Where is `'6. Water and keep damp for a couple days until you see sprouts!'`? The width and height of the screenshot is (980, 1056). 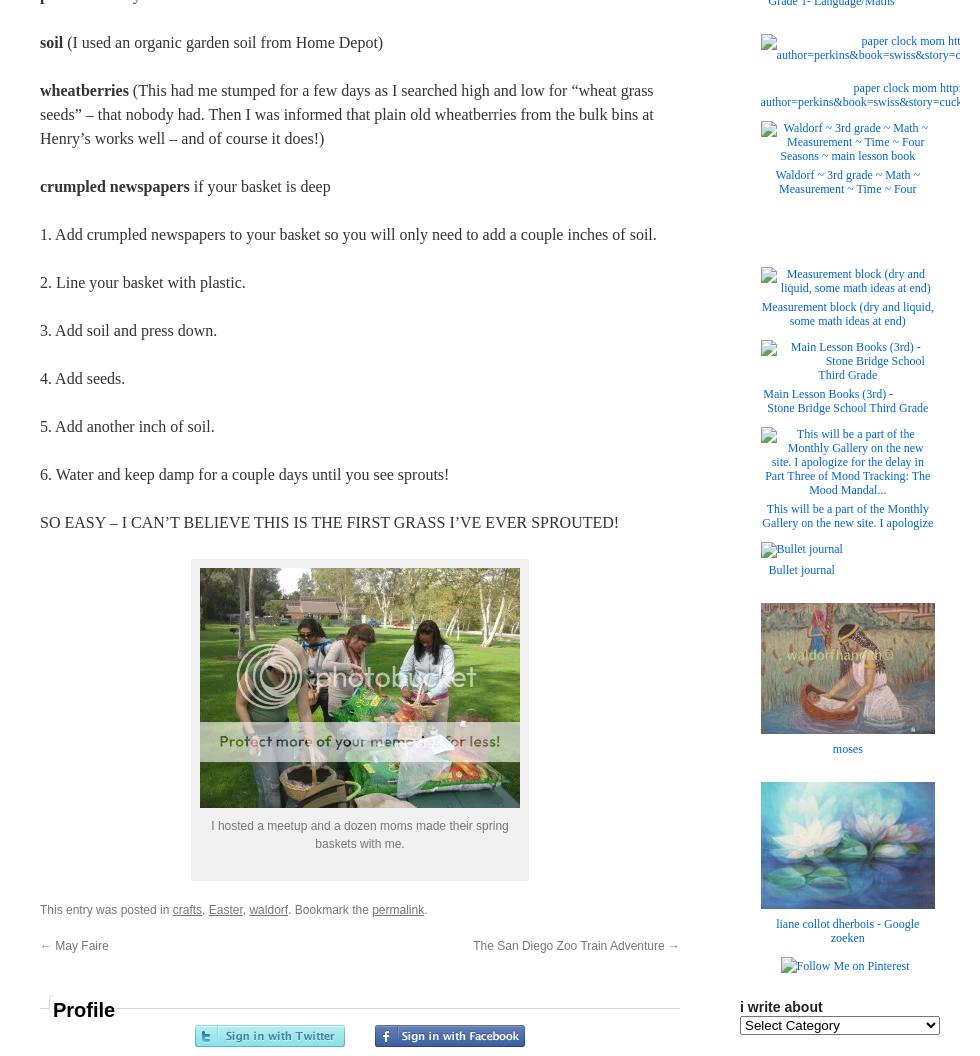
'6. Water and keep damp for a couple days until you see sprouts!' is located at coordinates (39, 473).